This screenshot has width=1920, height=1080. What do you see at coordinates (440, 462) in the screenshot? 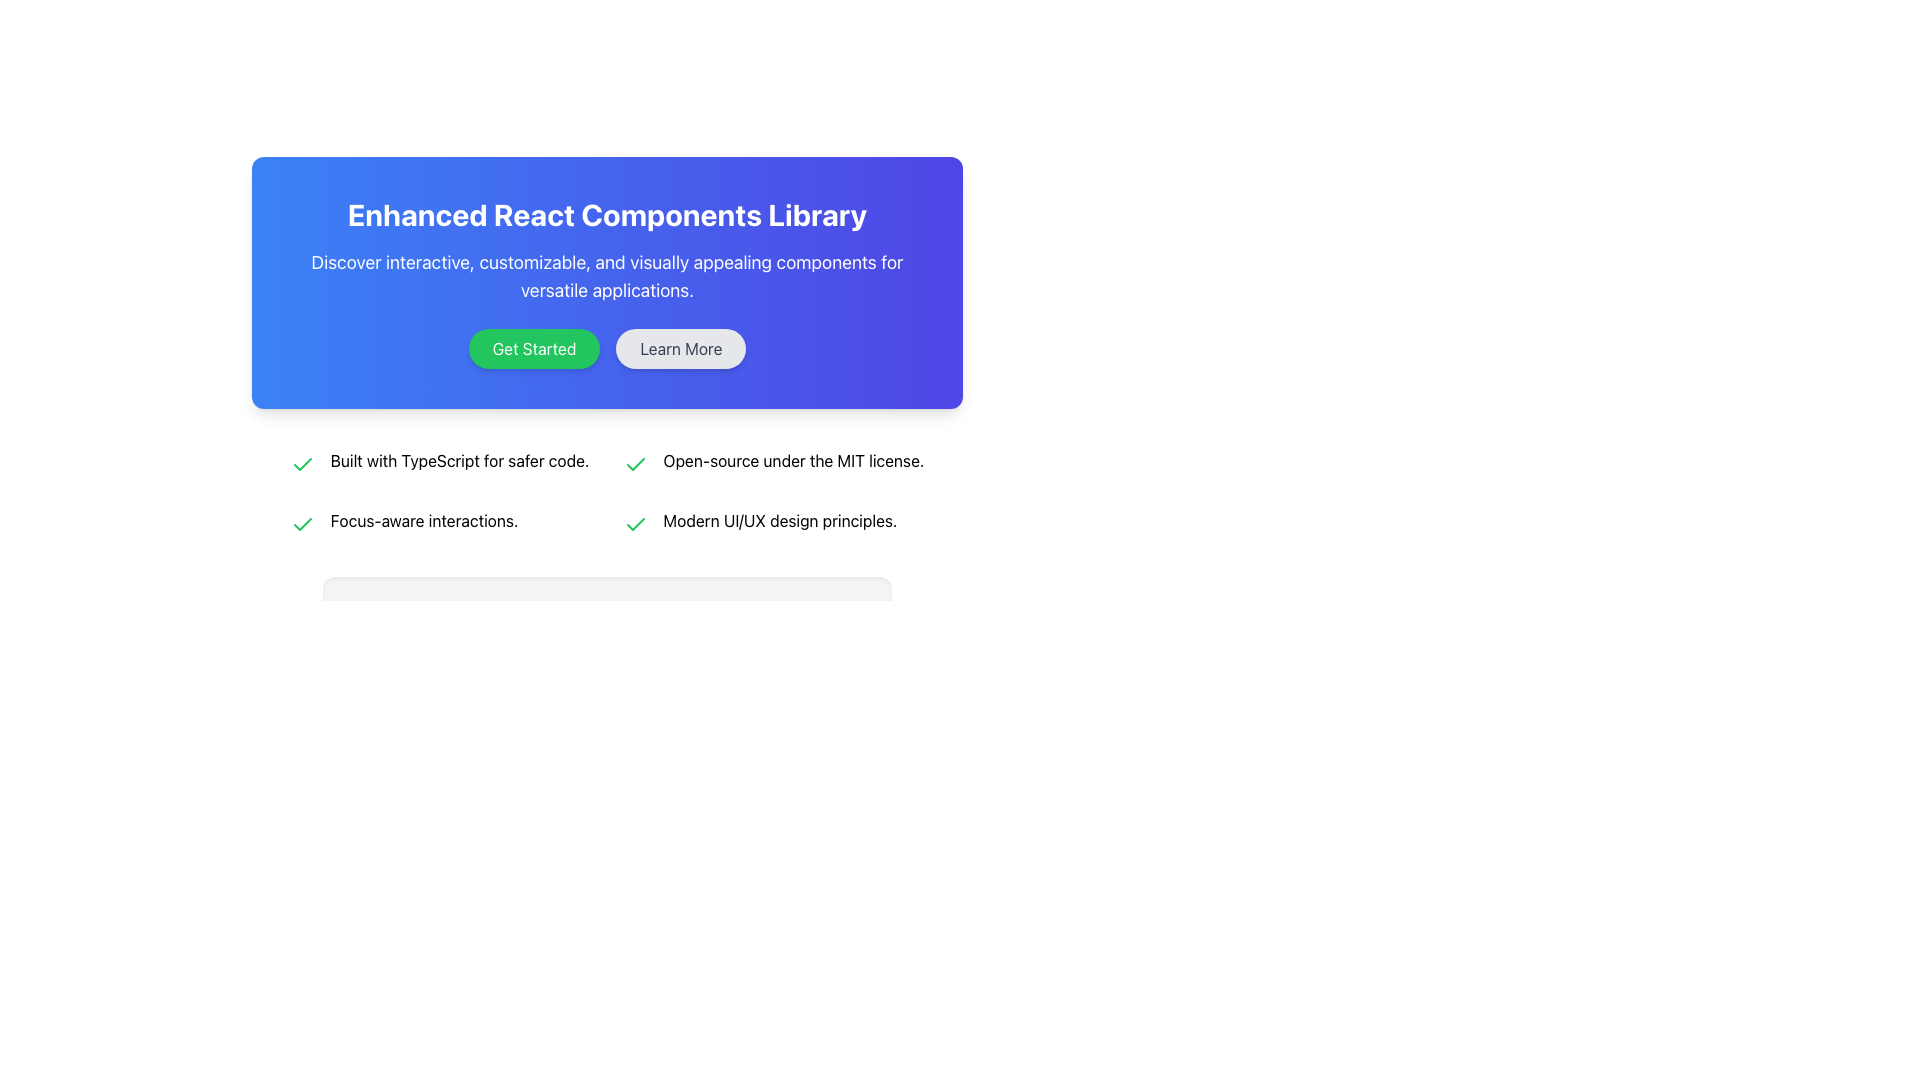
I see `the first feature item in the vertical list that highlights safe coding practices enabled by TypeScript to visually interpret the accompanying icon as a positive feature` at bounding box center [440, 462].